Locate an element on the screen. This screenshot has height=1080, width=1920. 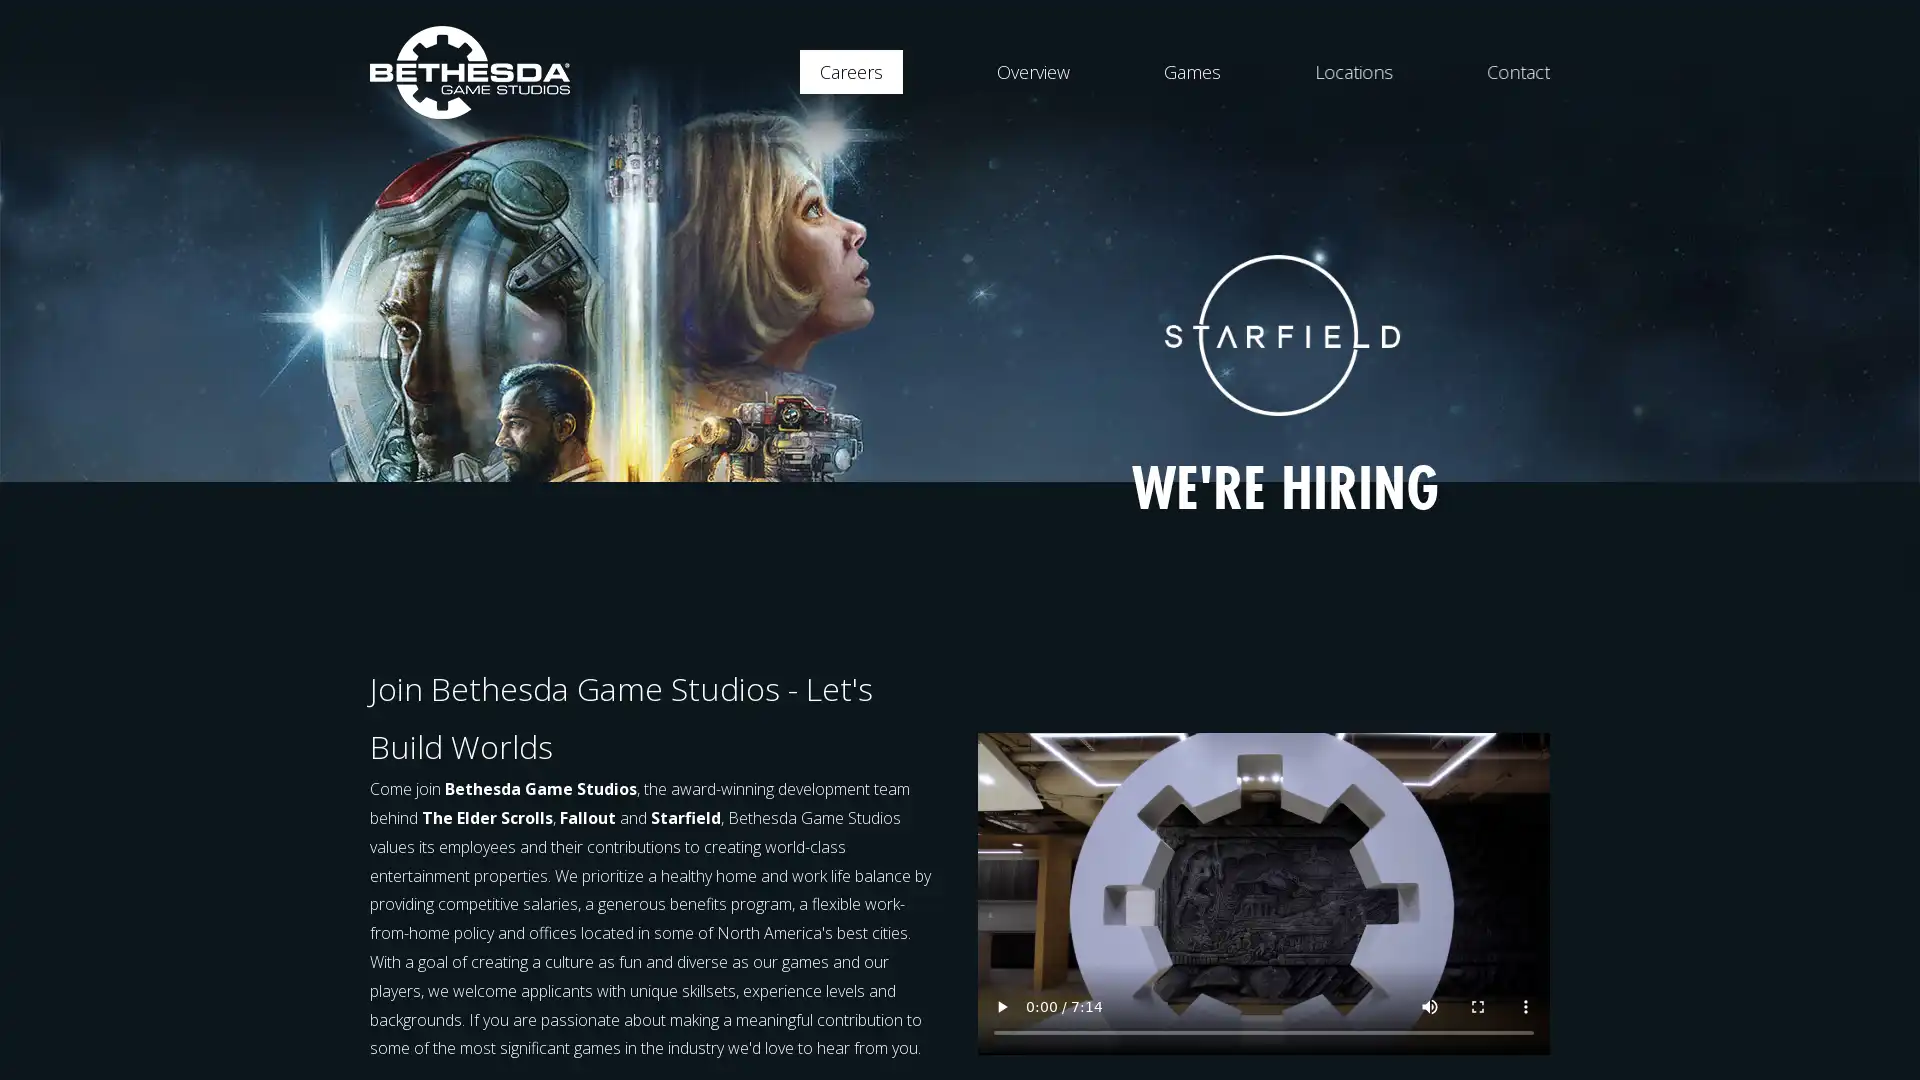
mute is located at coordinates (1429, 1006).